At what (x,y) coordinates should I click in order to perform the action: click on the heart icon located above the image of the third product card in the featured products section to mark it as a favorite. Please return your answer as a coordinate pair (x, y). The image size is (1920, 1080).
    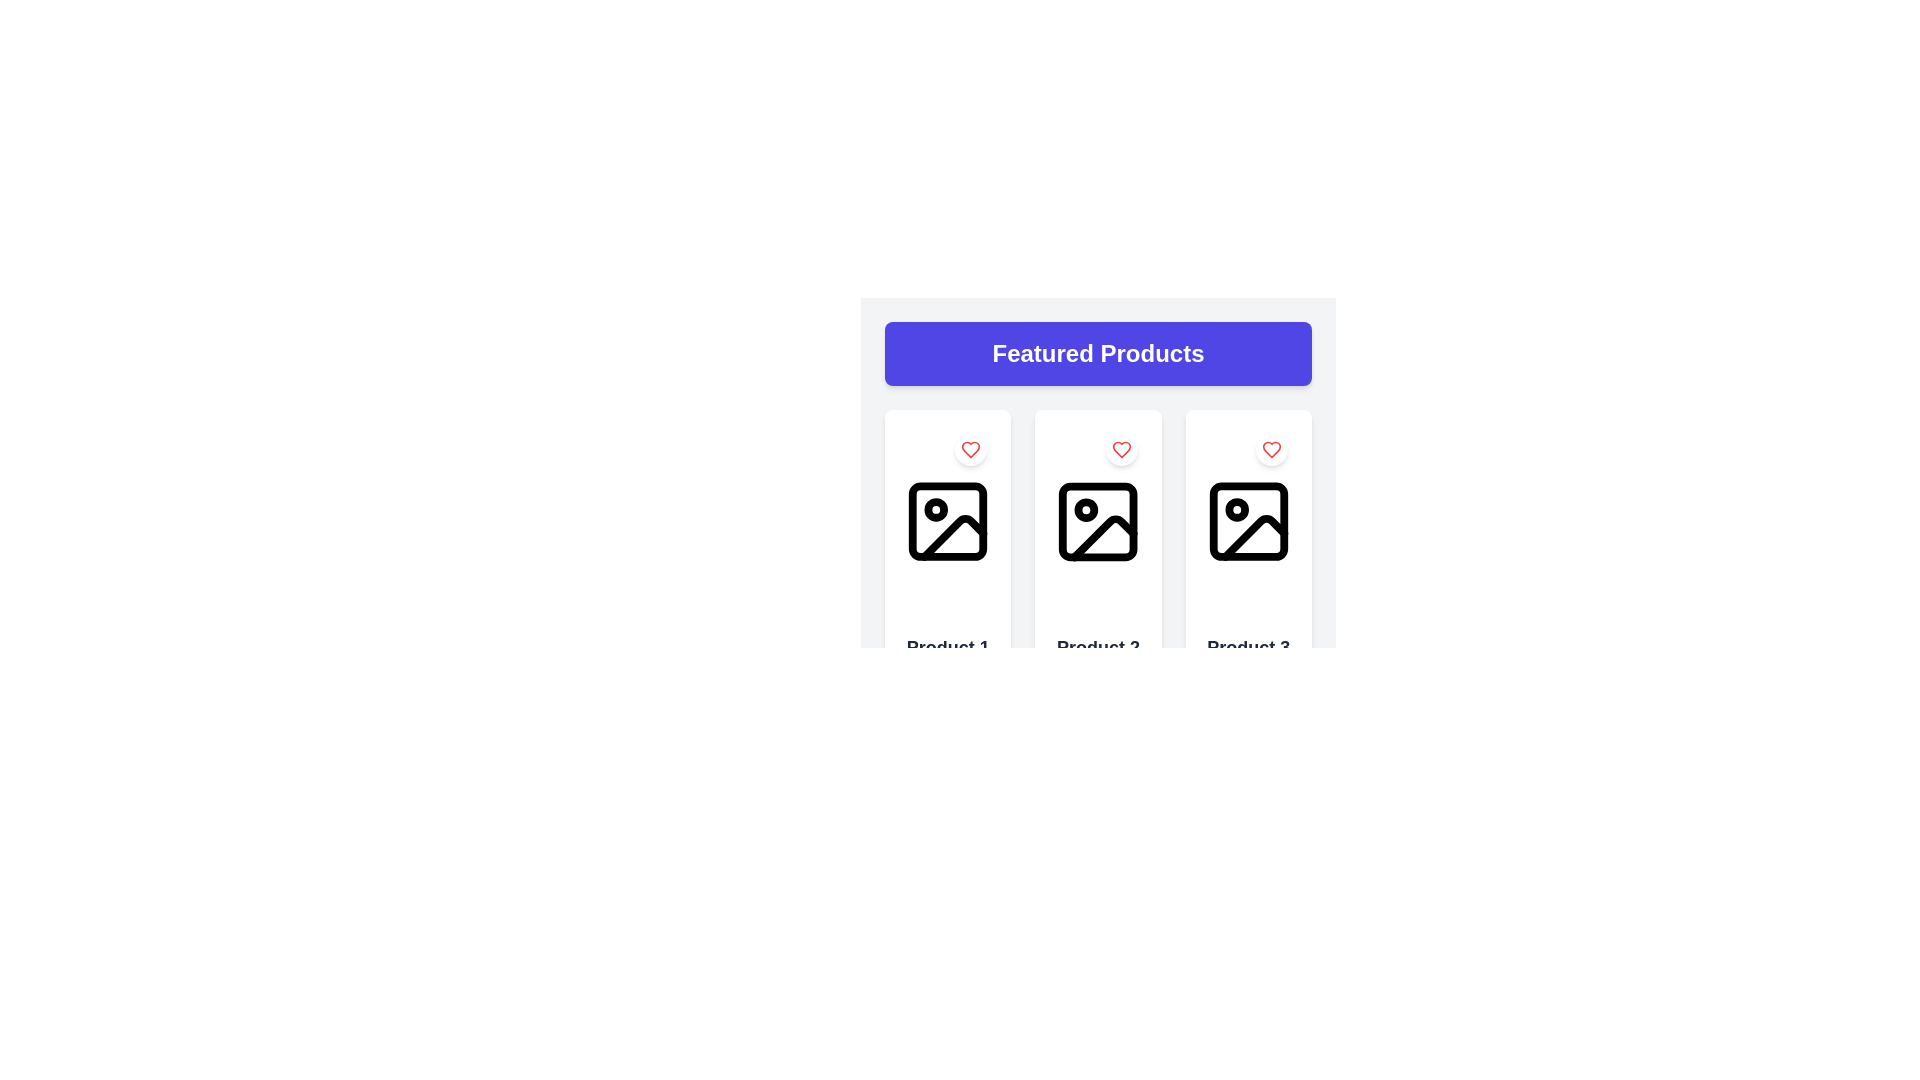
    Looking at the image, I should click on (1271, 450).